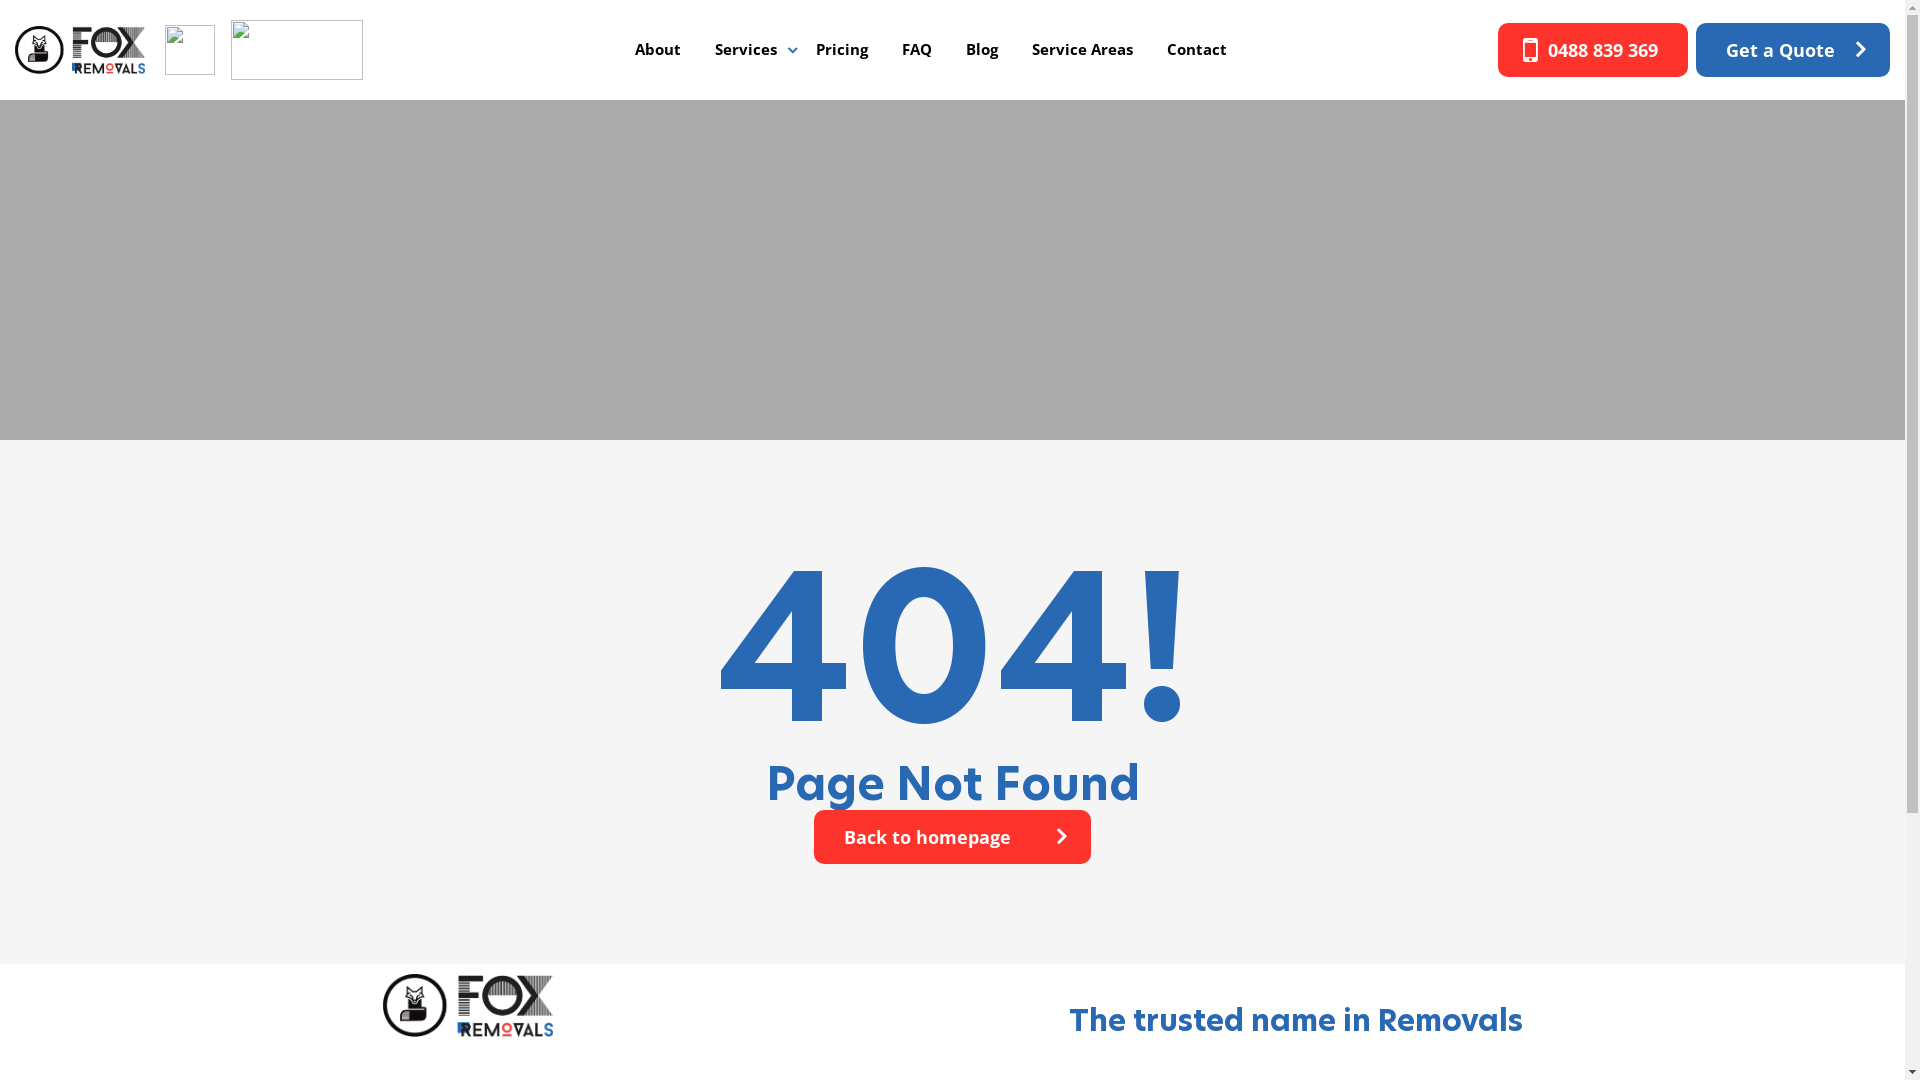 This screenshot has height=1080, width=1920. I want to click on 'Pricing', so click(801, 48).